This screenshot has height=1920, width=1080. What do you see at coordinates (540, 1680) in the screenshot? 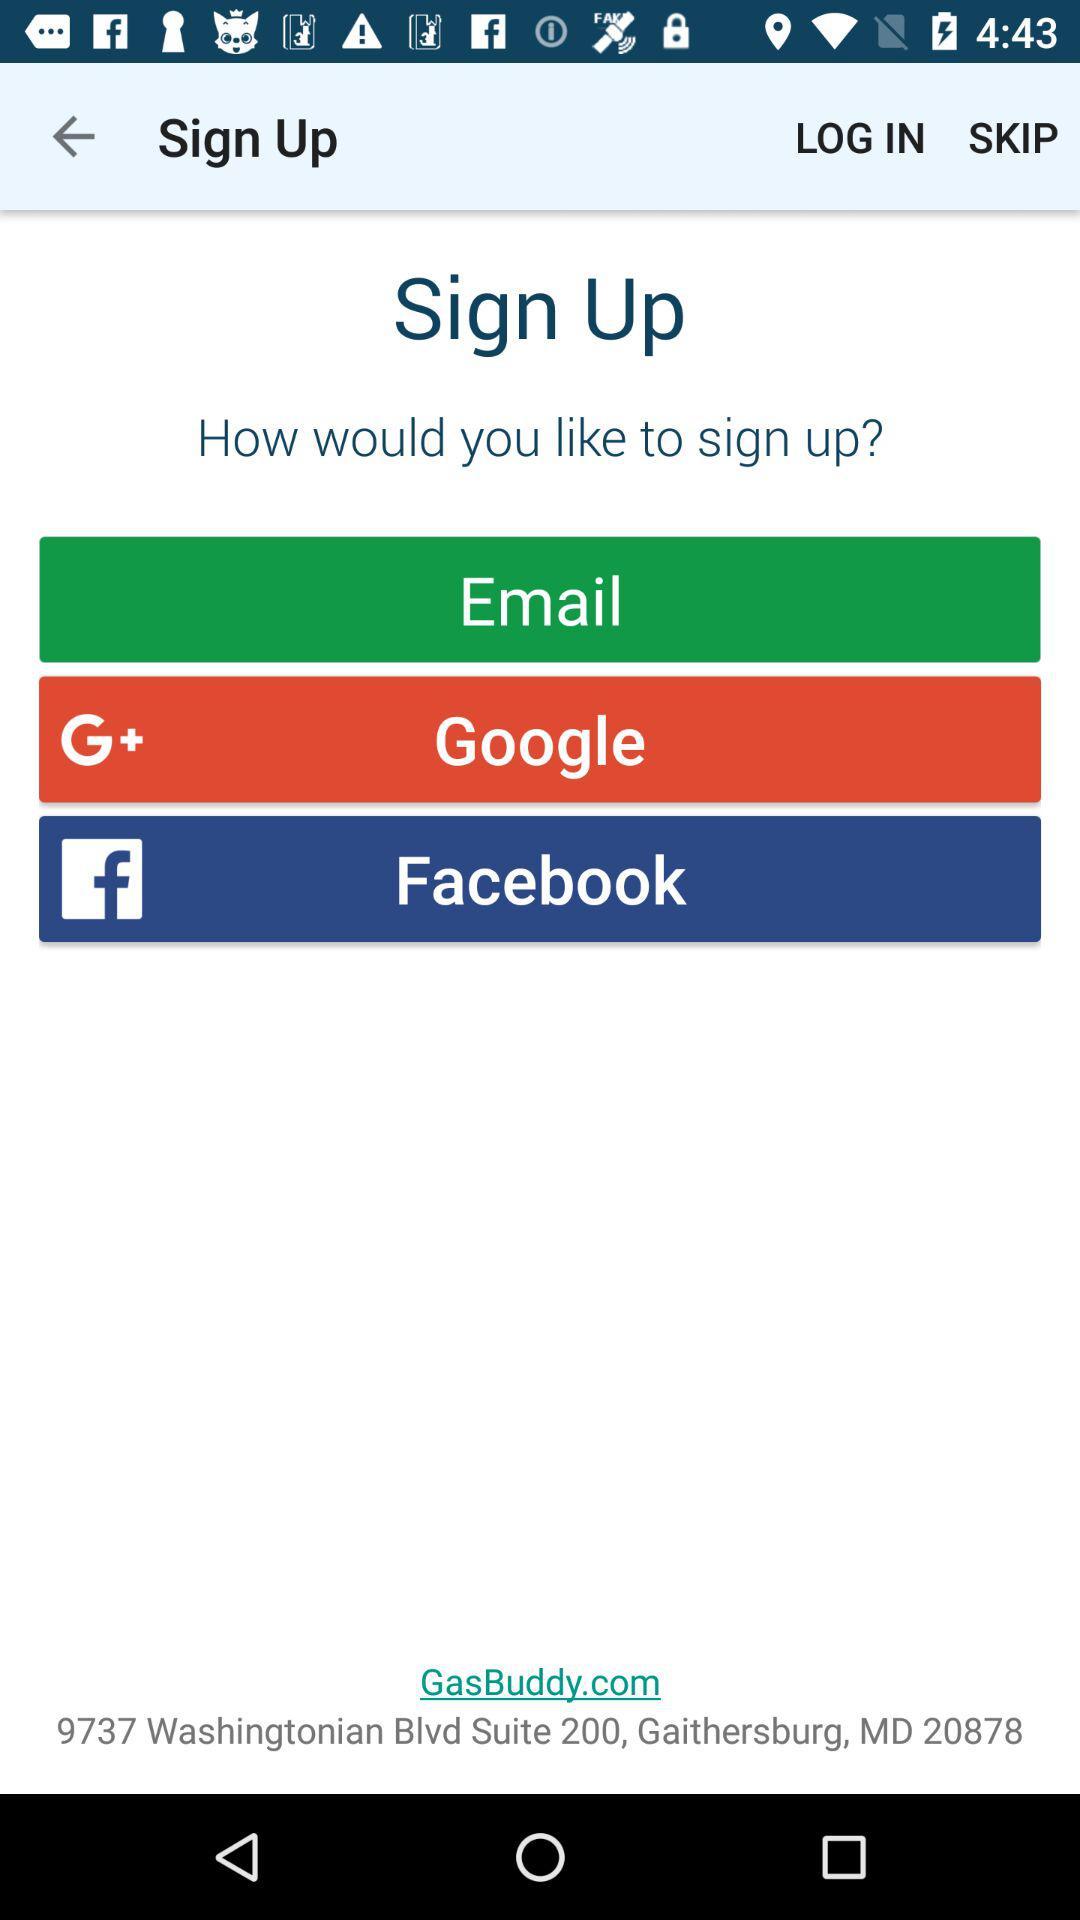
I see `the gasbuddy.com icon` at bounding box center [540, 1680].